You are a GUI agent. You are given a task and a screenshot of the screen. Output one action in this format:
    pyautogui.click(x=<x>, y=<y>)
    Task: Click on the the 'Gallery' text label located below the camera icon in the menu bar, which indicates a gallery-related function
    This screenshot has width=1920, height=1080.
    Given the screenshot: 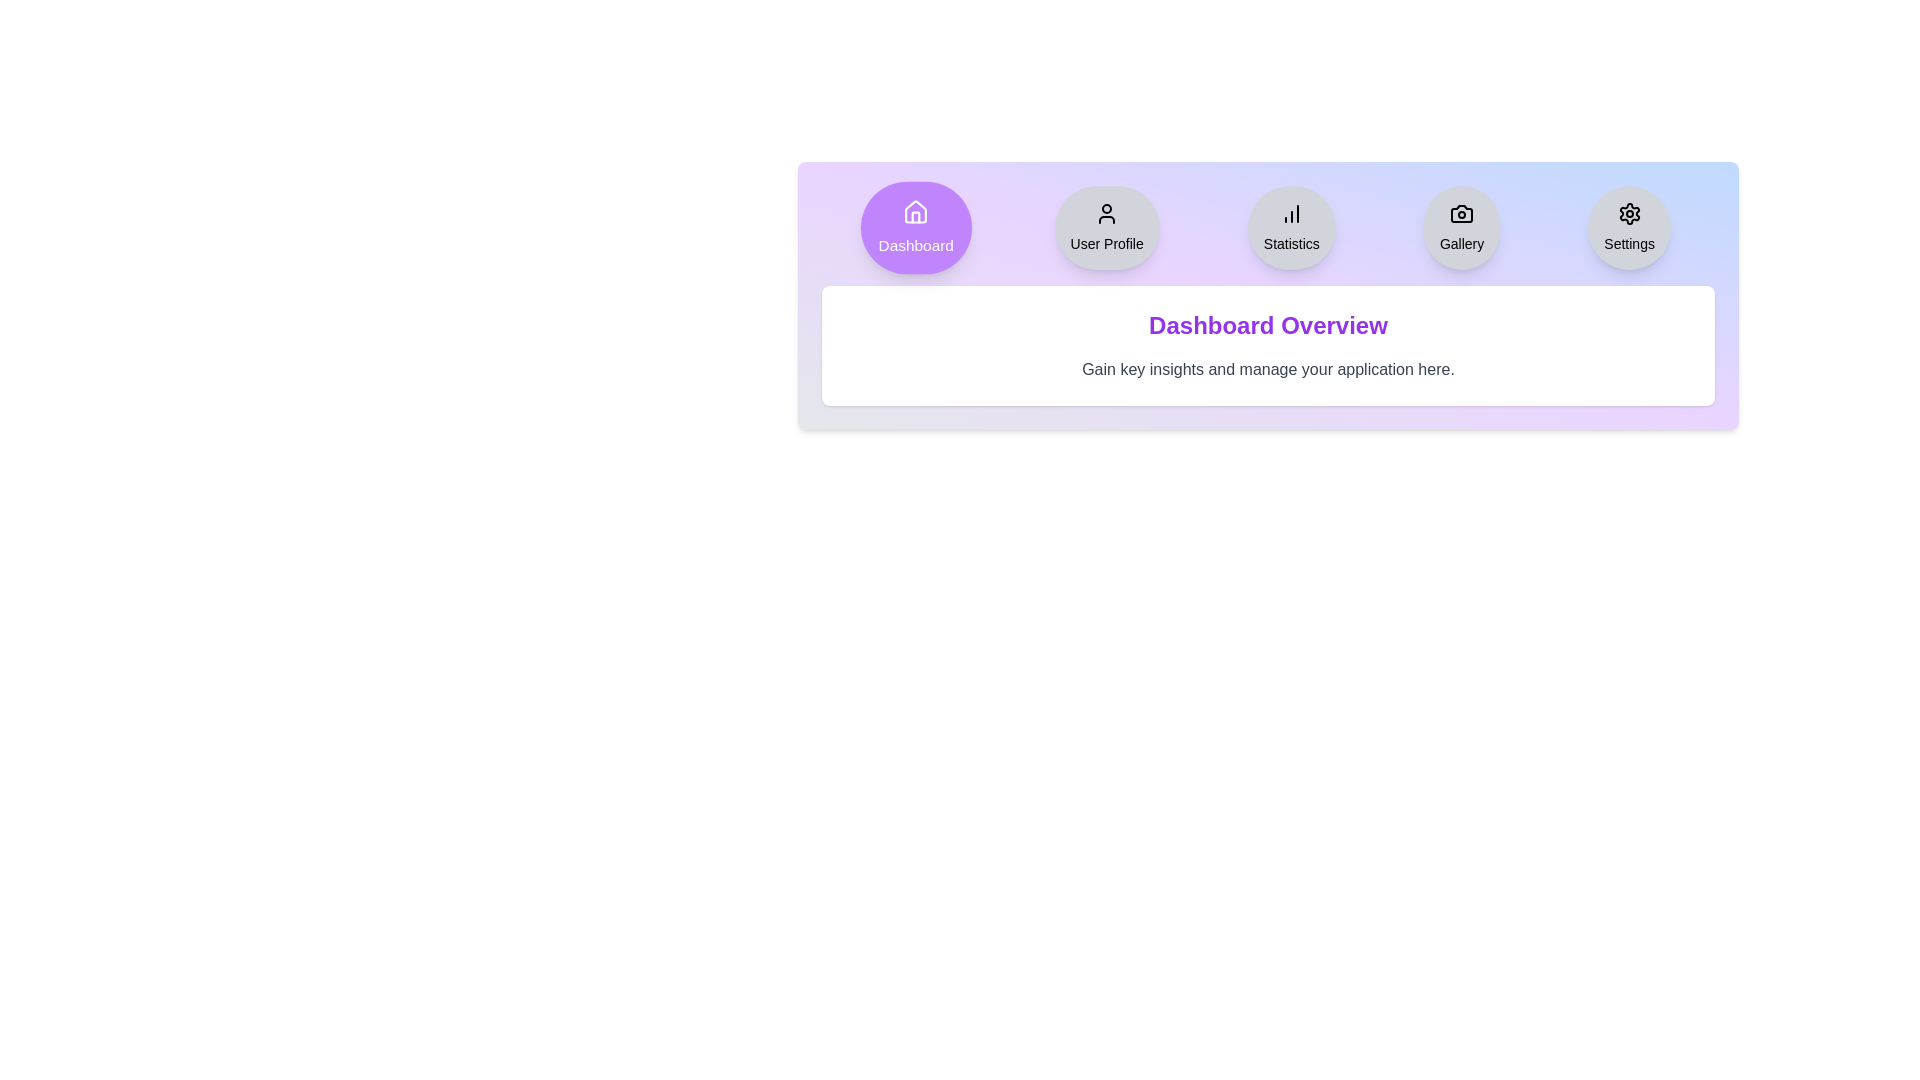 What is the action you would take?
    pyautogui.click(x=1462, y=242)
    